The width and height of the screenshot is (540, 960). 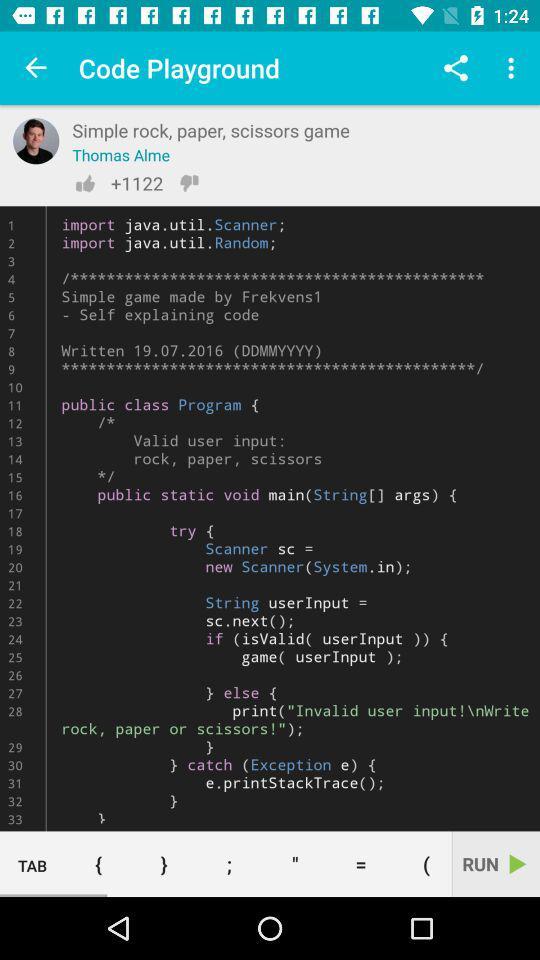 I want to click on like, so click(x=84, y=183).